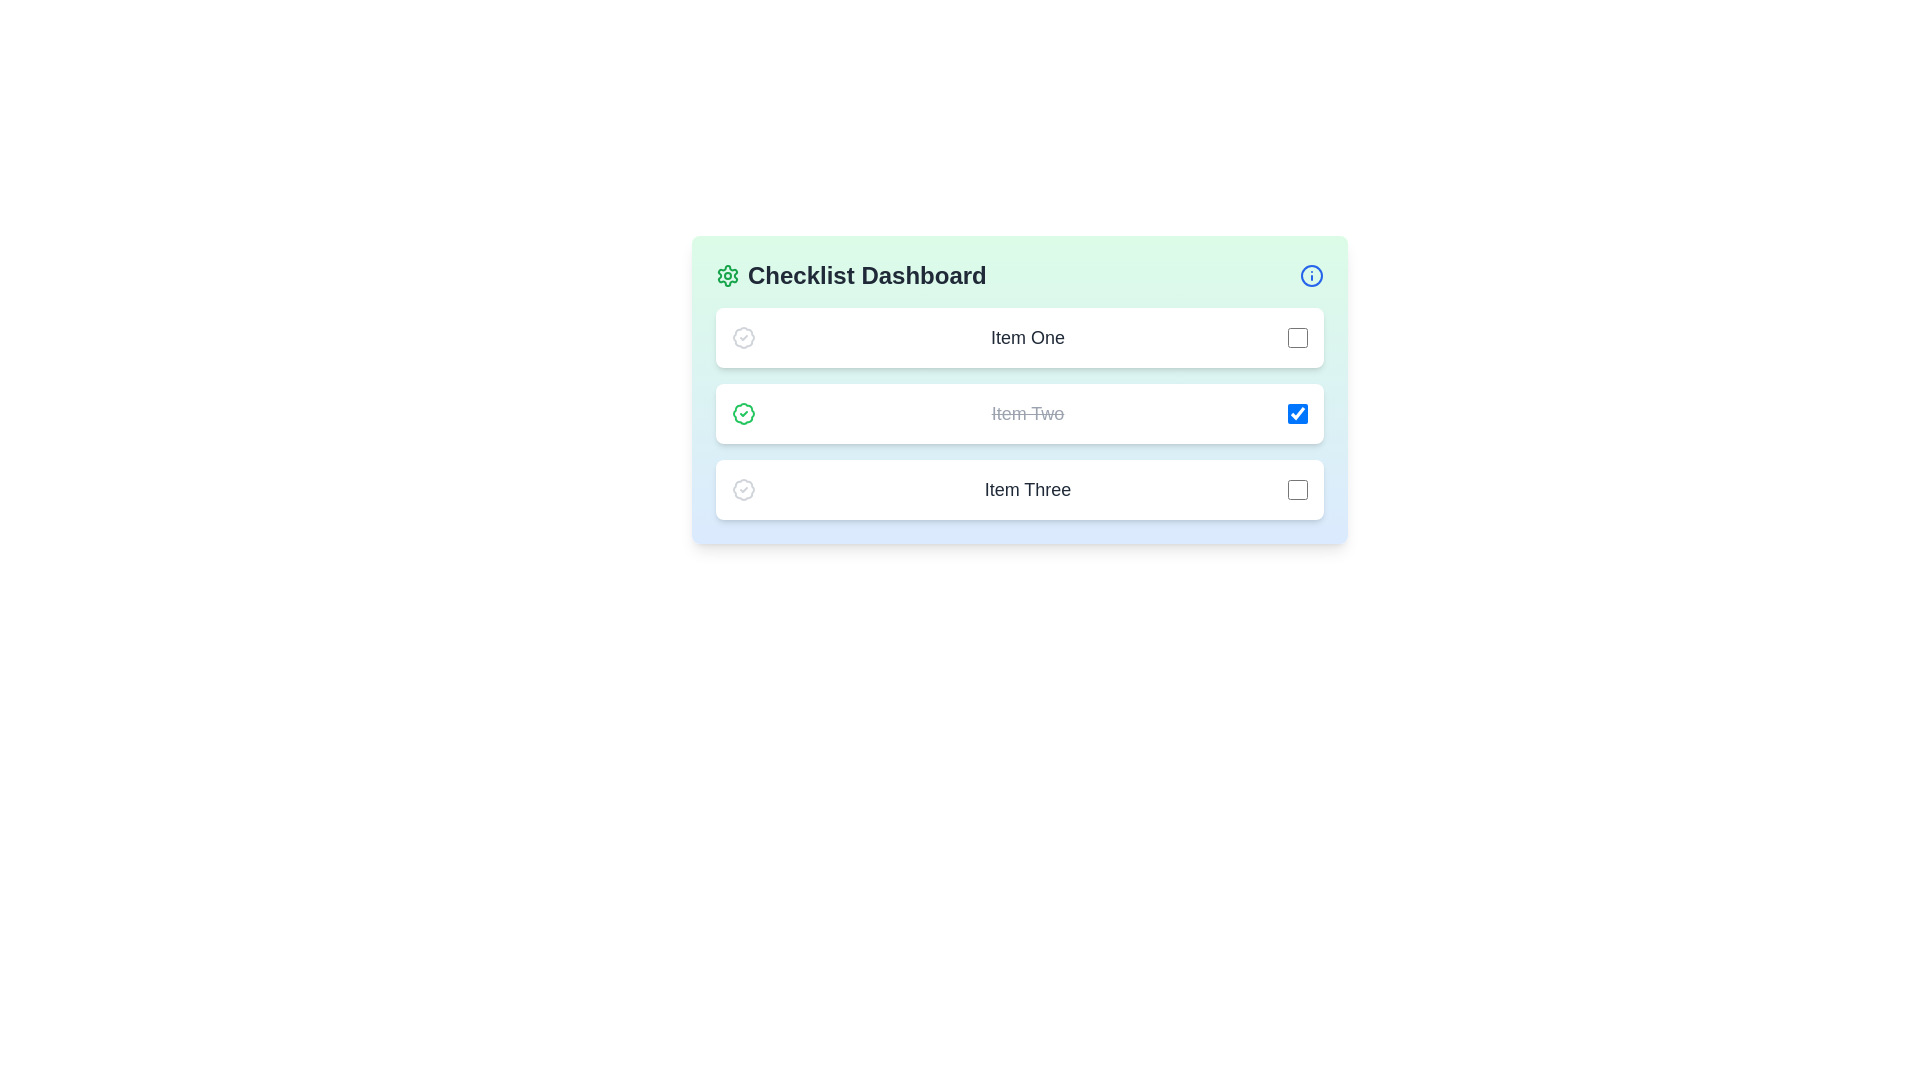  I want to click on the checkbox associated with 'Item Three', so click(1297, 489).